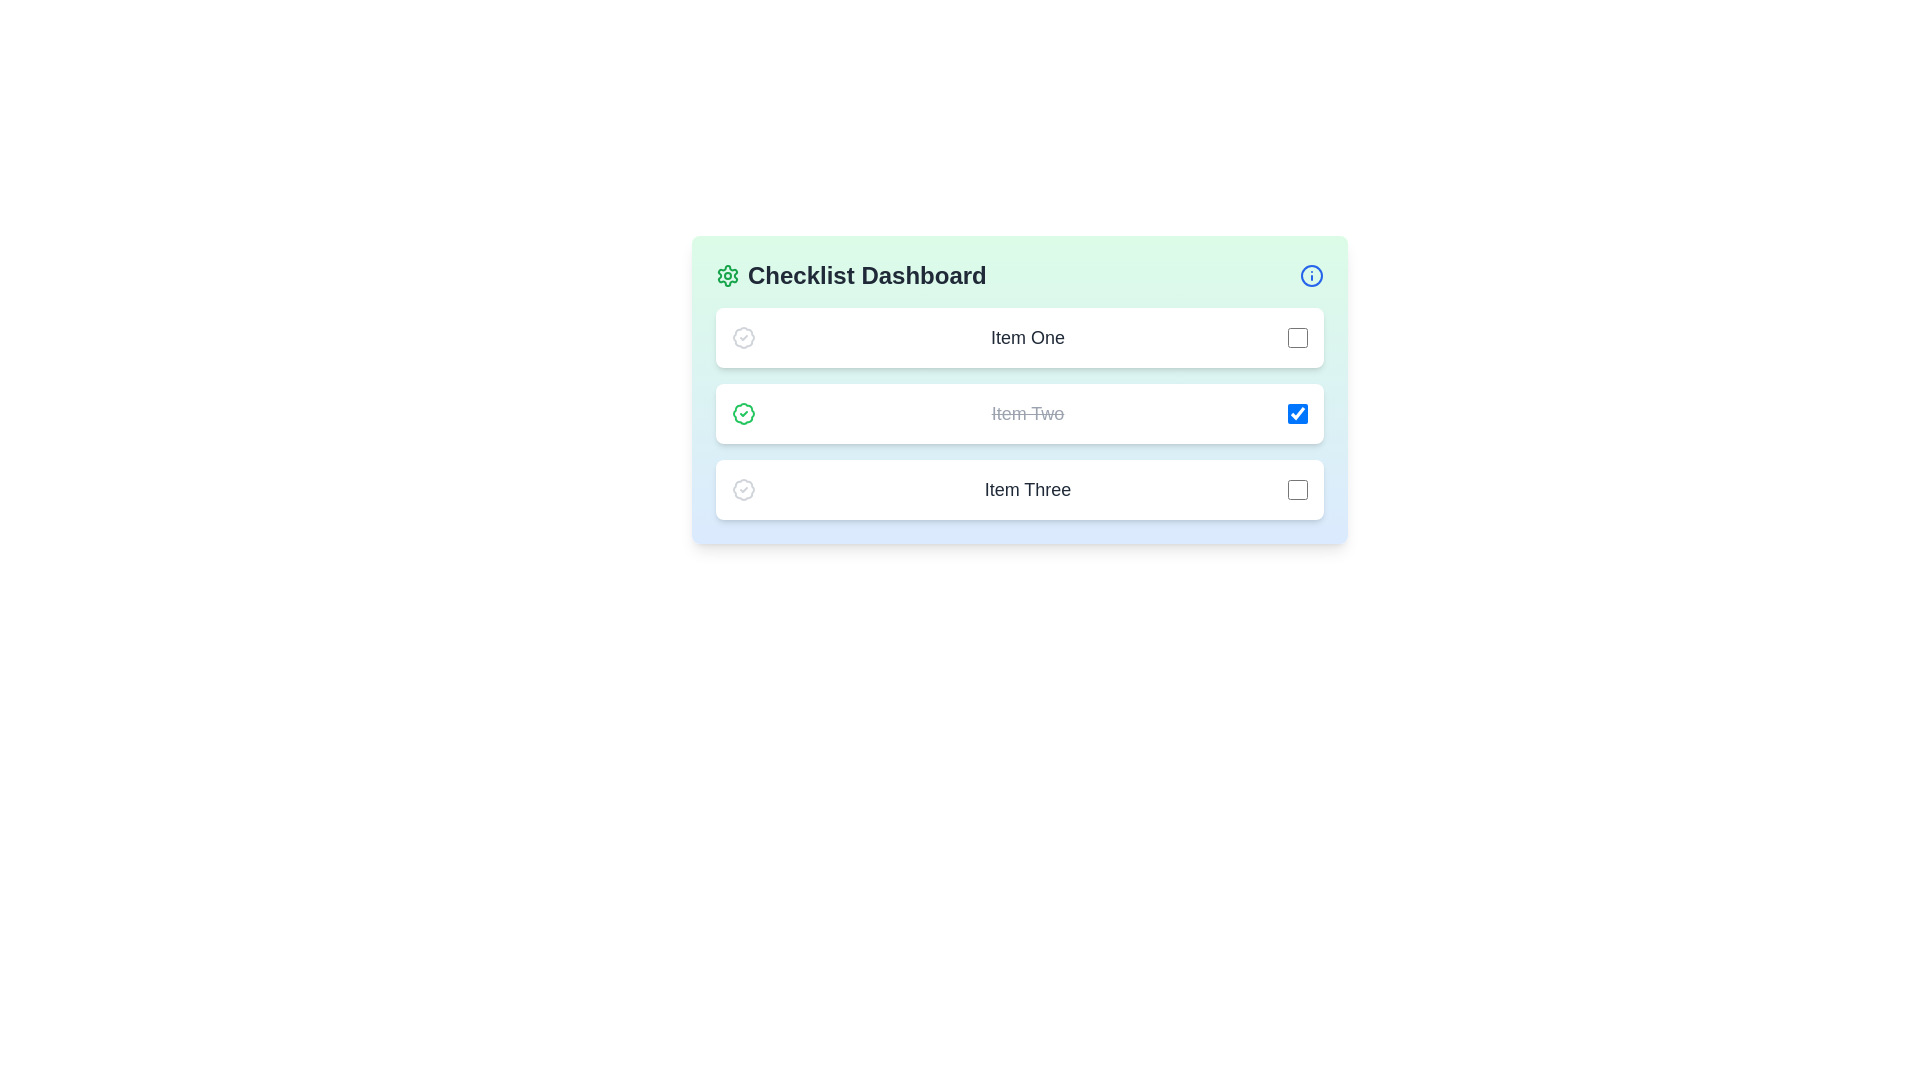  I want to click on the checkbox associated with 'Item Three', so click(1297, 489).